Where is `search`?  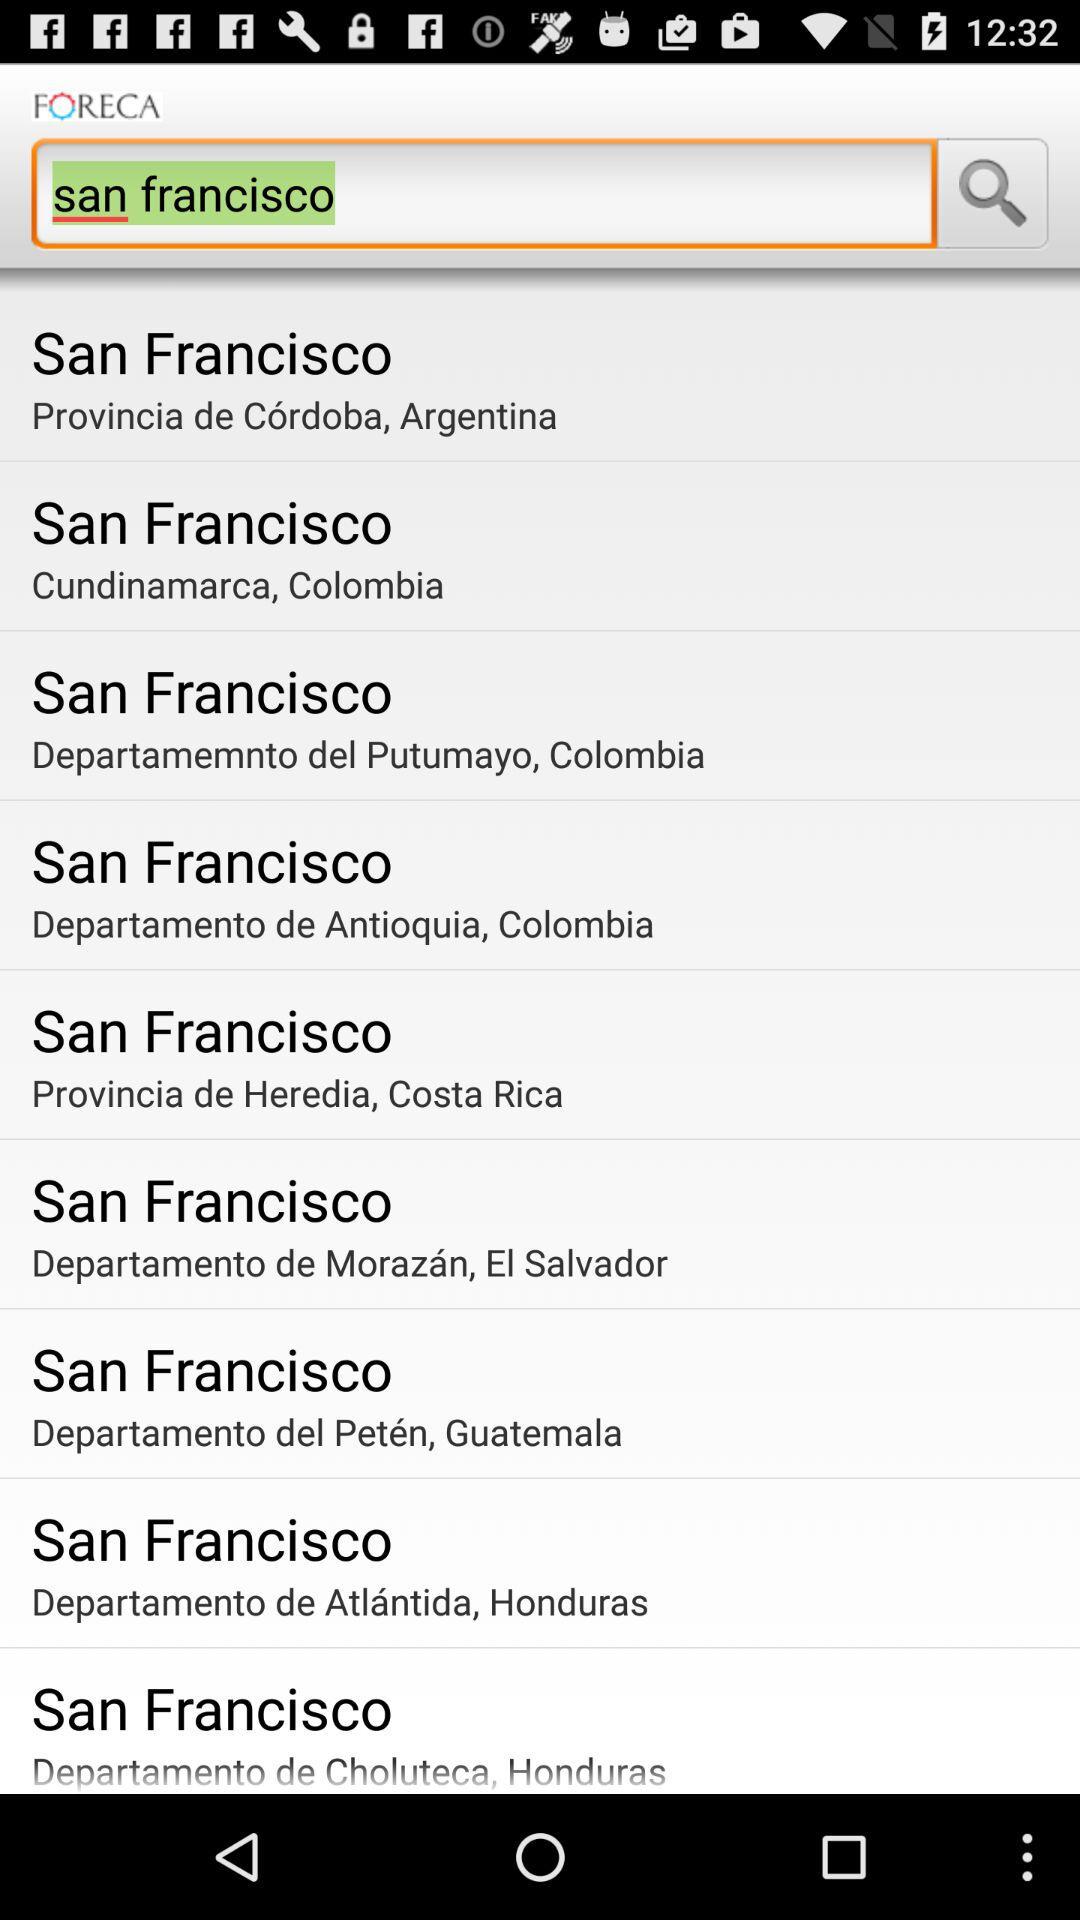
search is located at coordinates (992, 193).